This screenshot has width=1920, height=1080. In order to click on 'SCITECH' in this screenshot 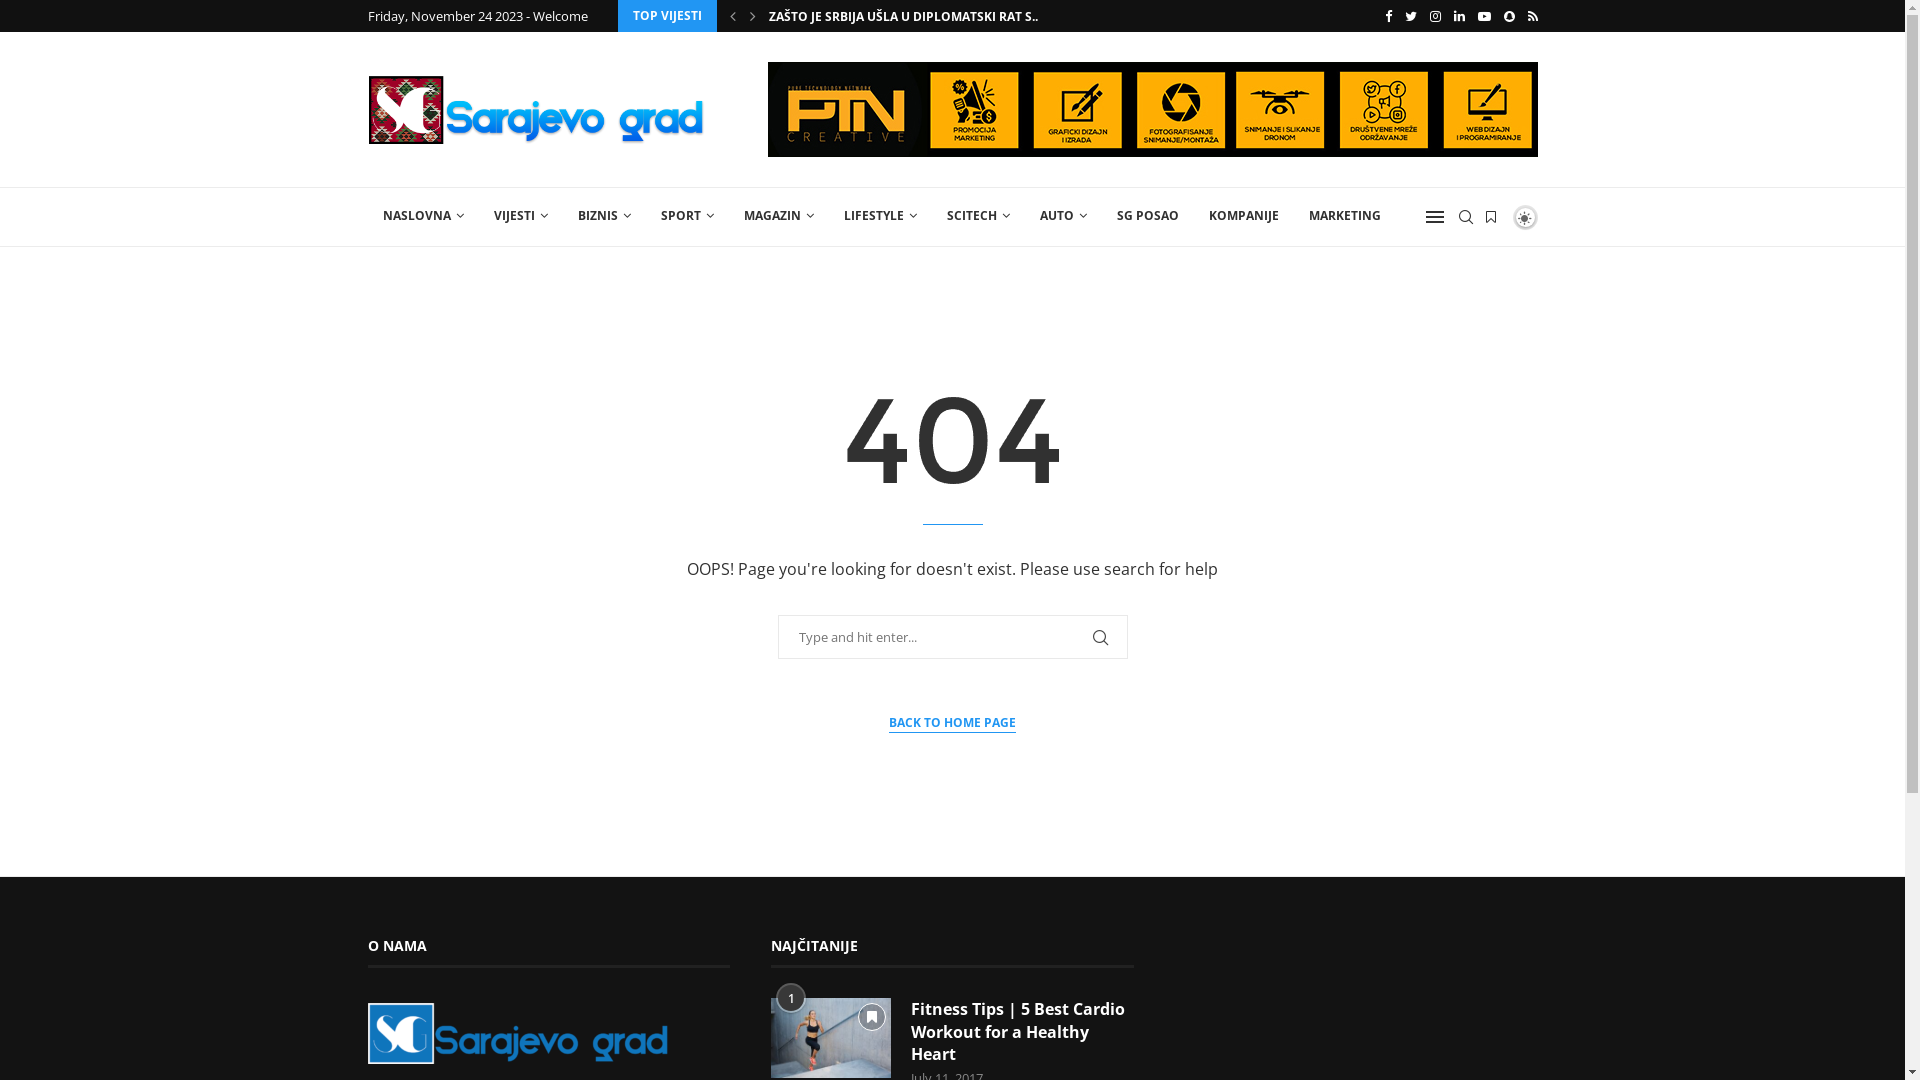, I will do `click(978, 216)`.